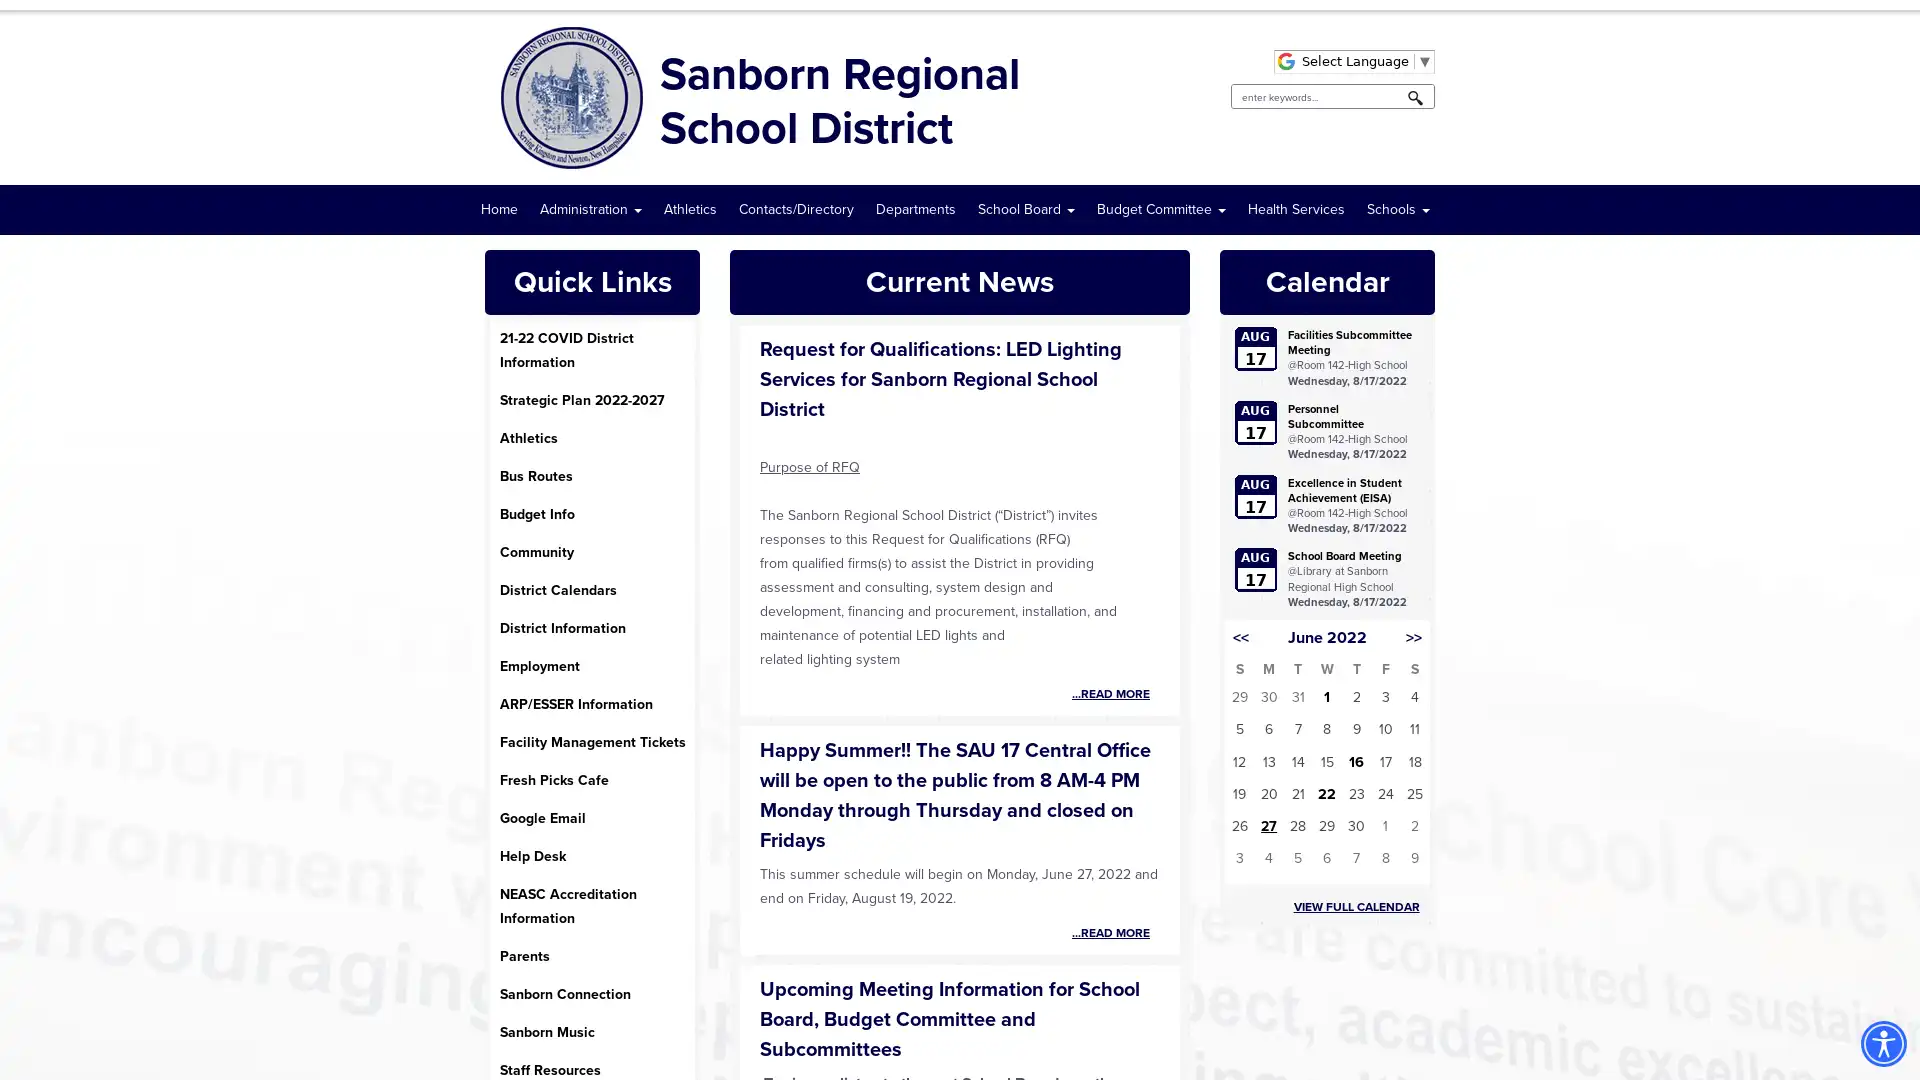  Describe the element at coordinates (1882, 1043) in the screenshot. I see `Accessibility Menu` at that location.